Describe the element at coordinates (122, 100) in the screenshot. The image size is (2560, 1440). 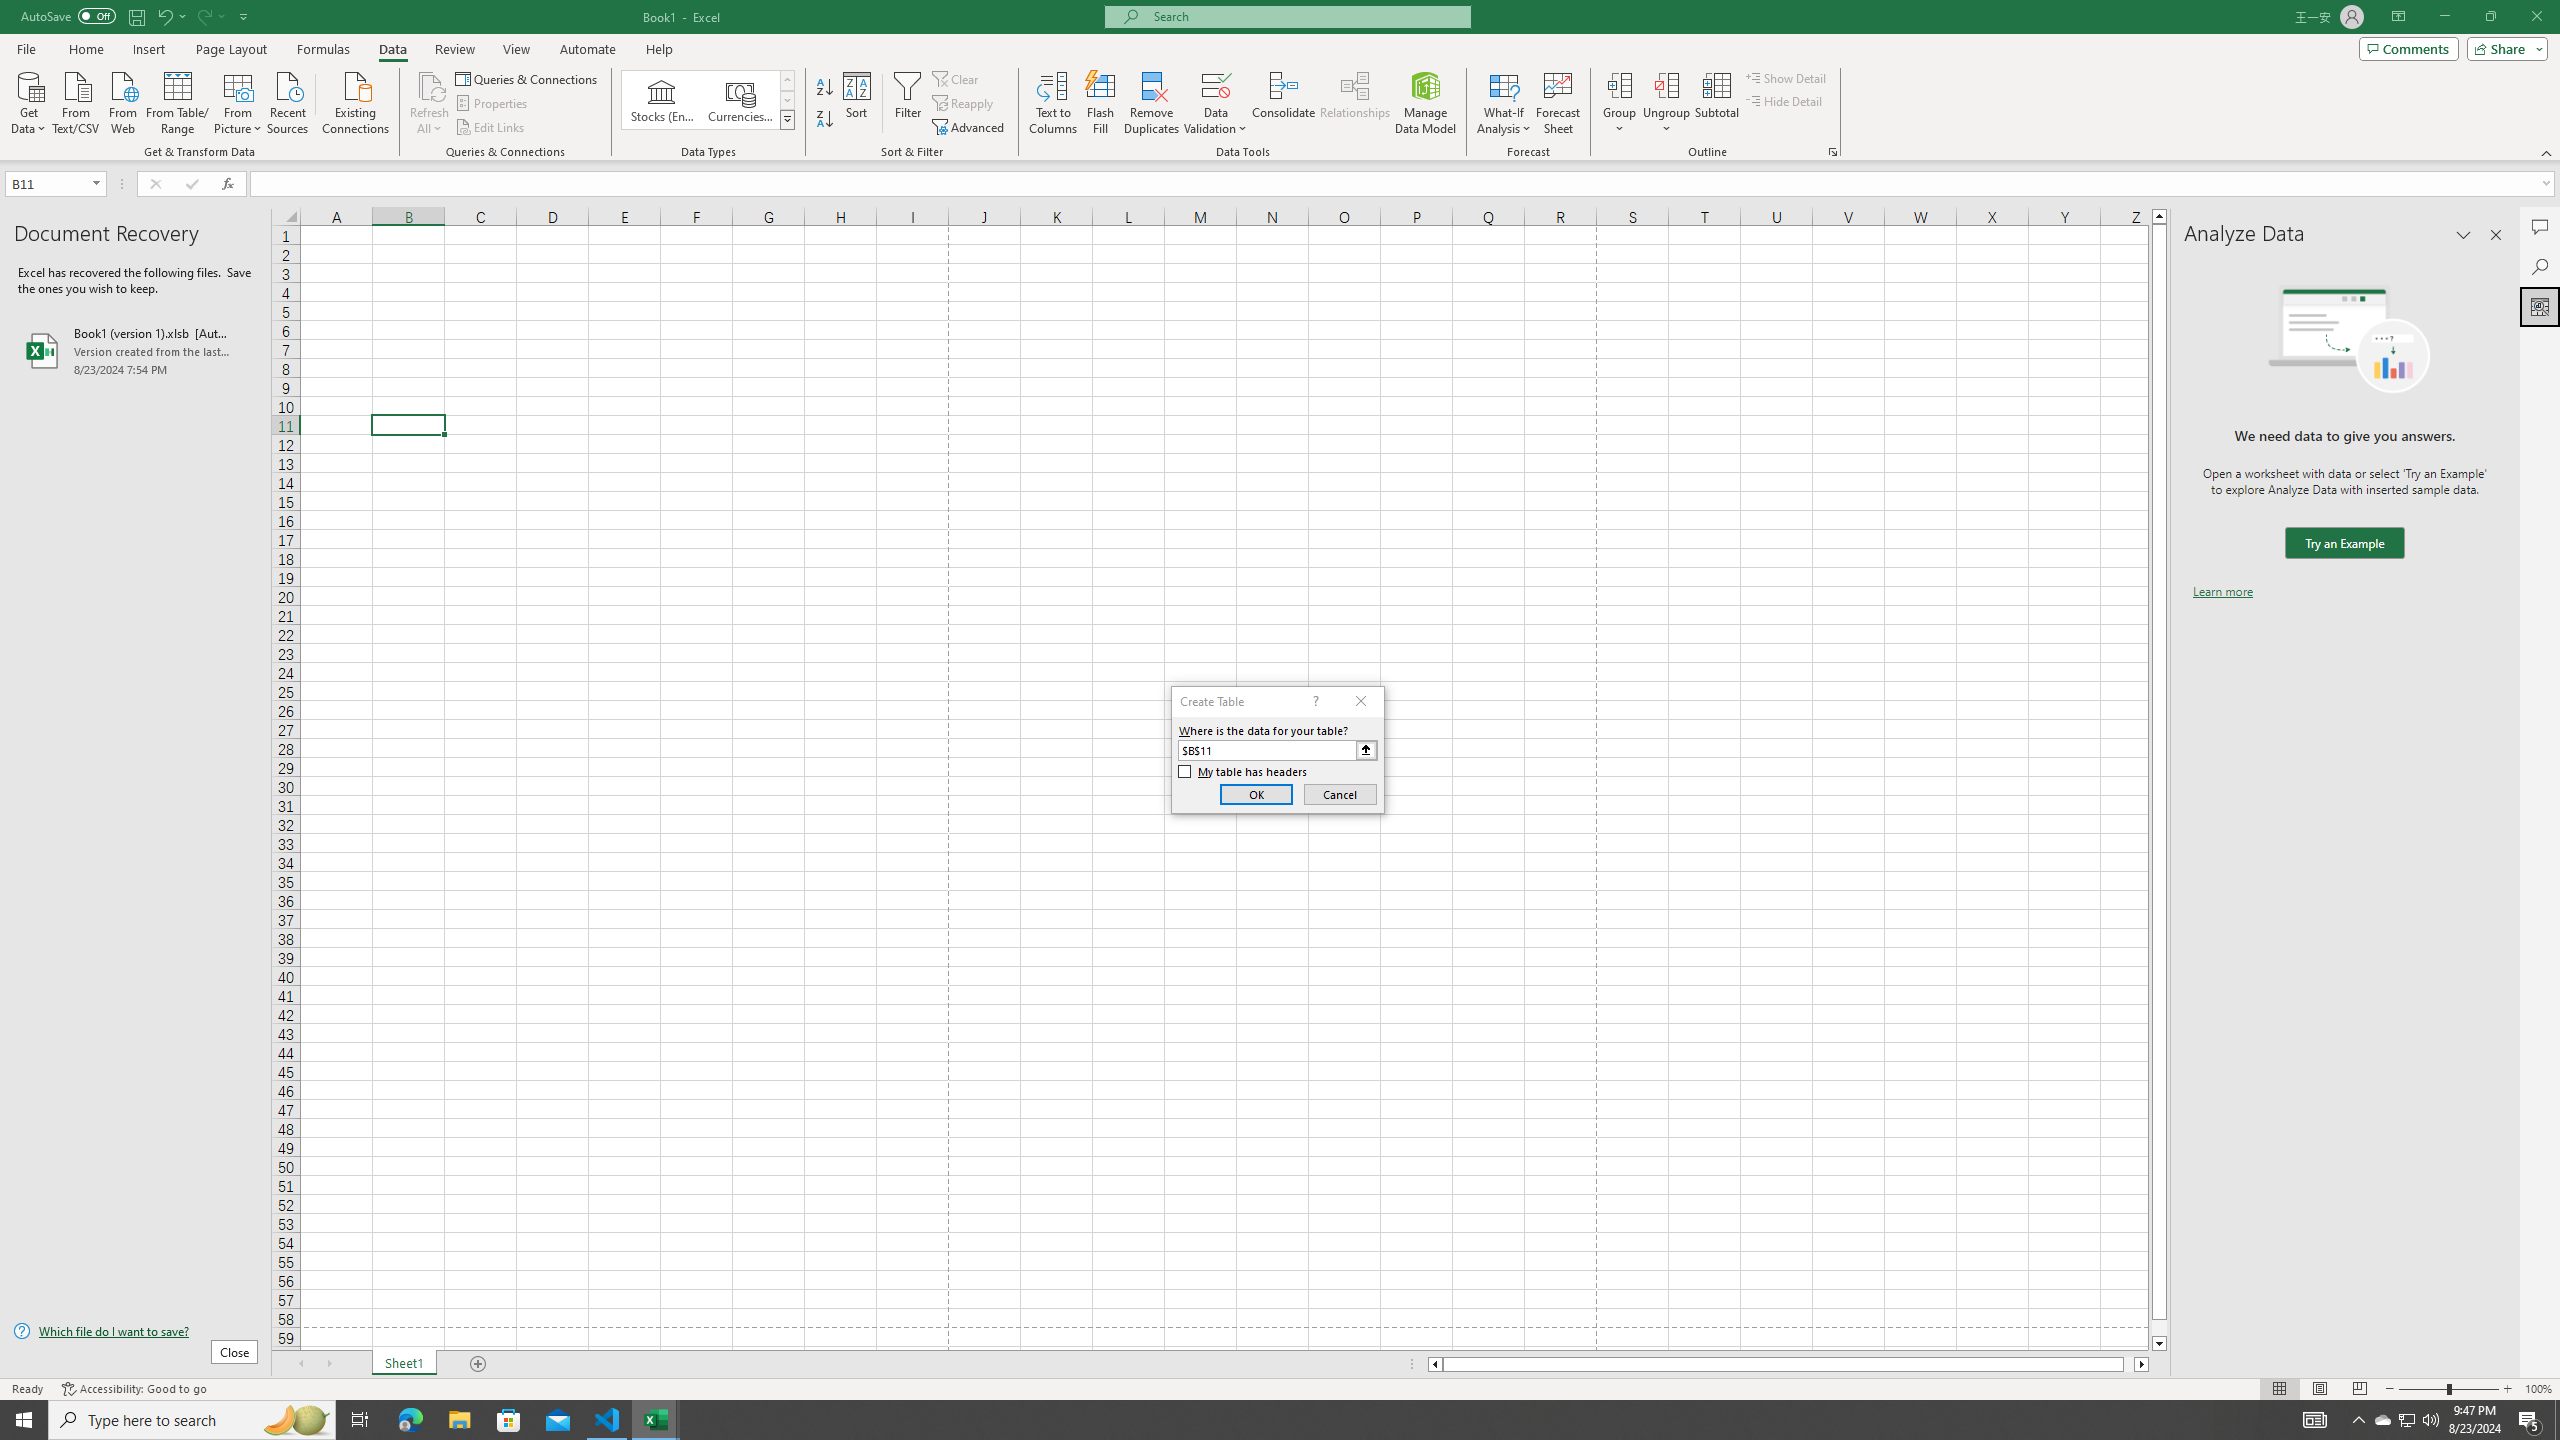
I see `'From Web'` at that location.